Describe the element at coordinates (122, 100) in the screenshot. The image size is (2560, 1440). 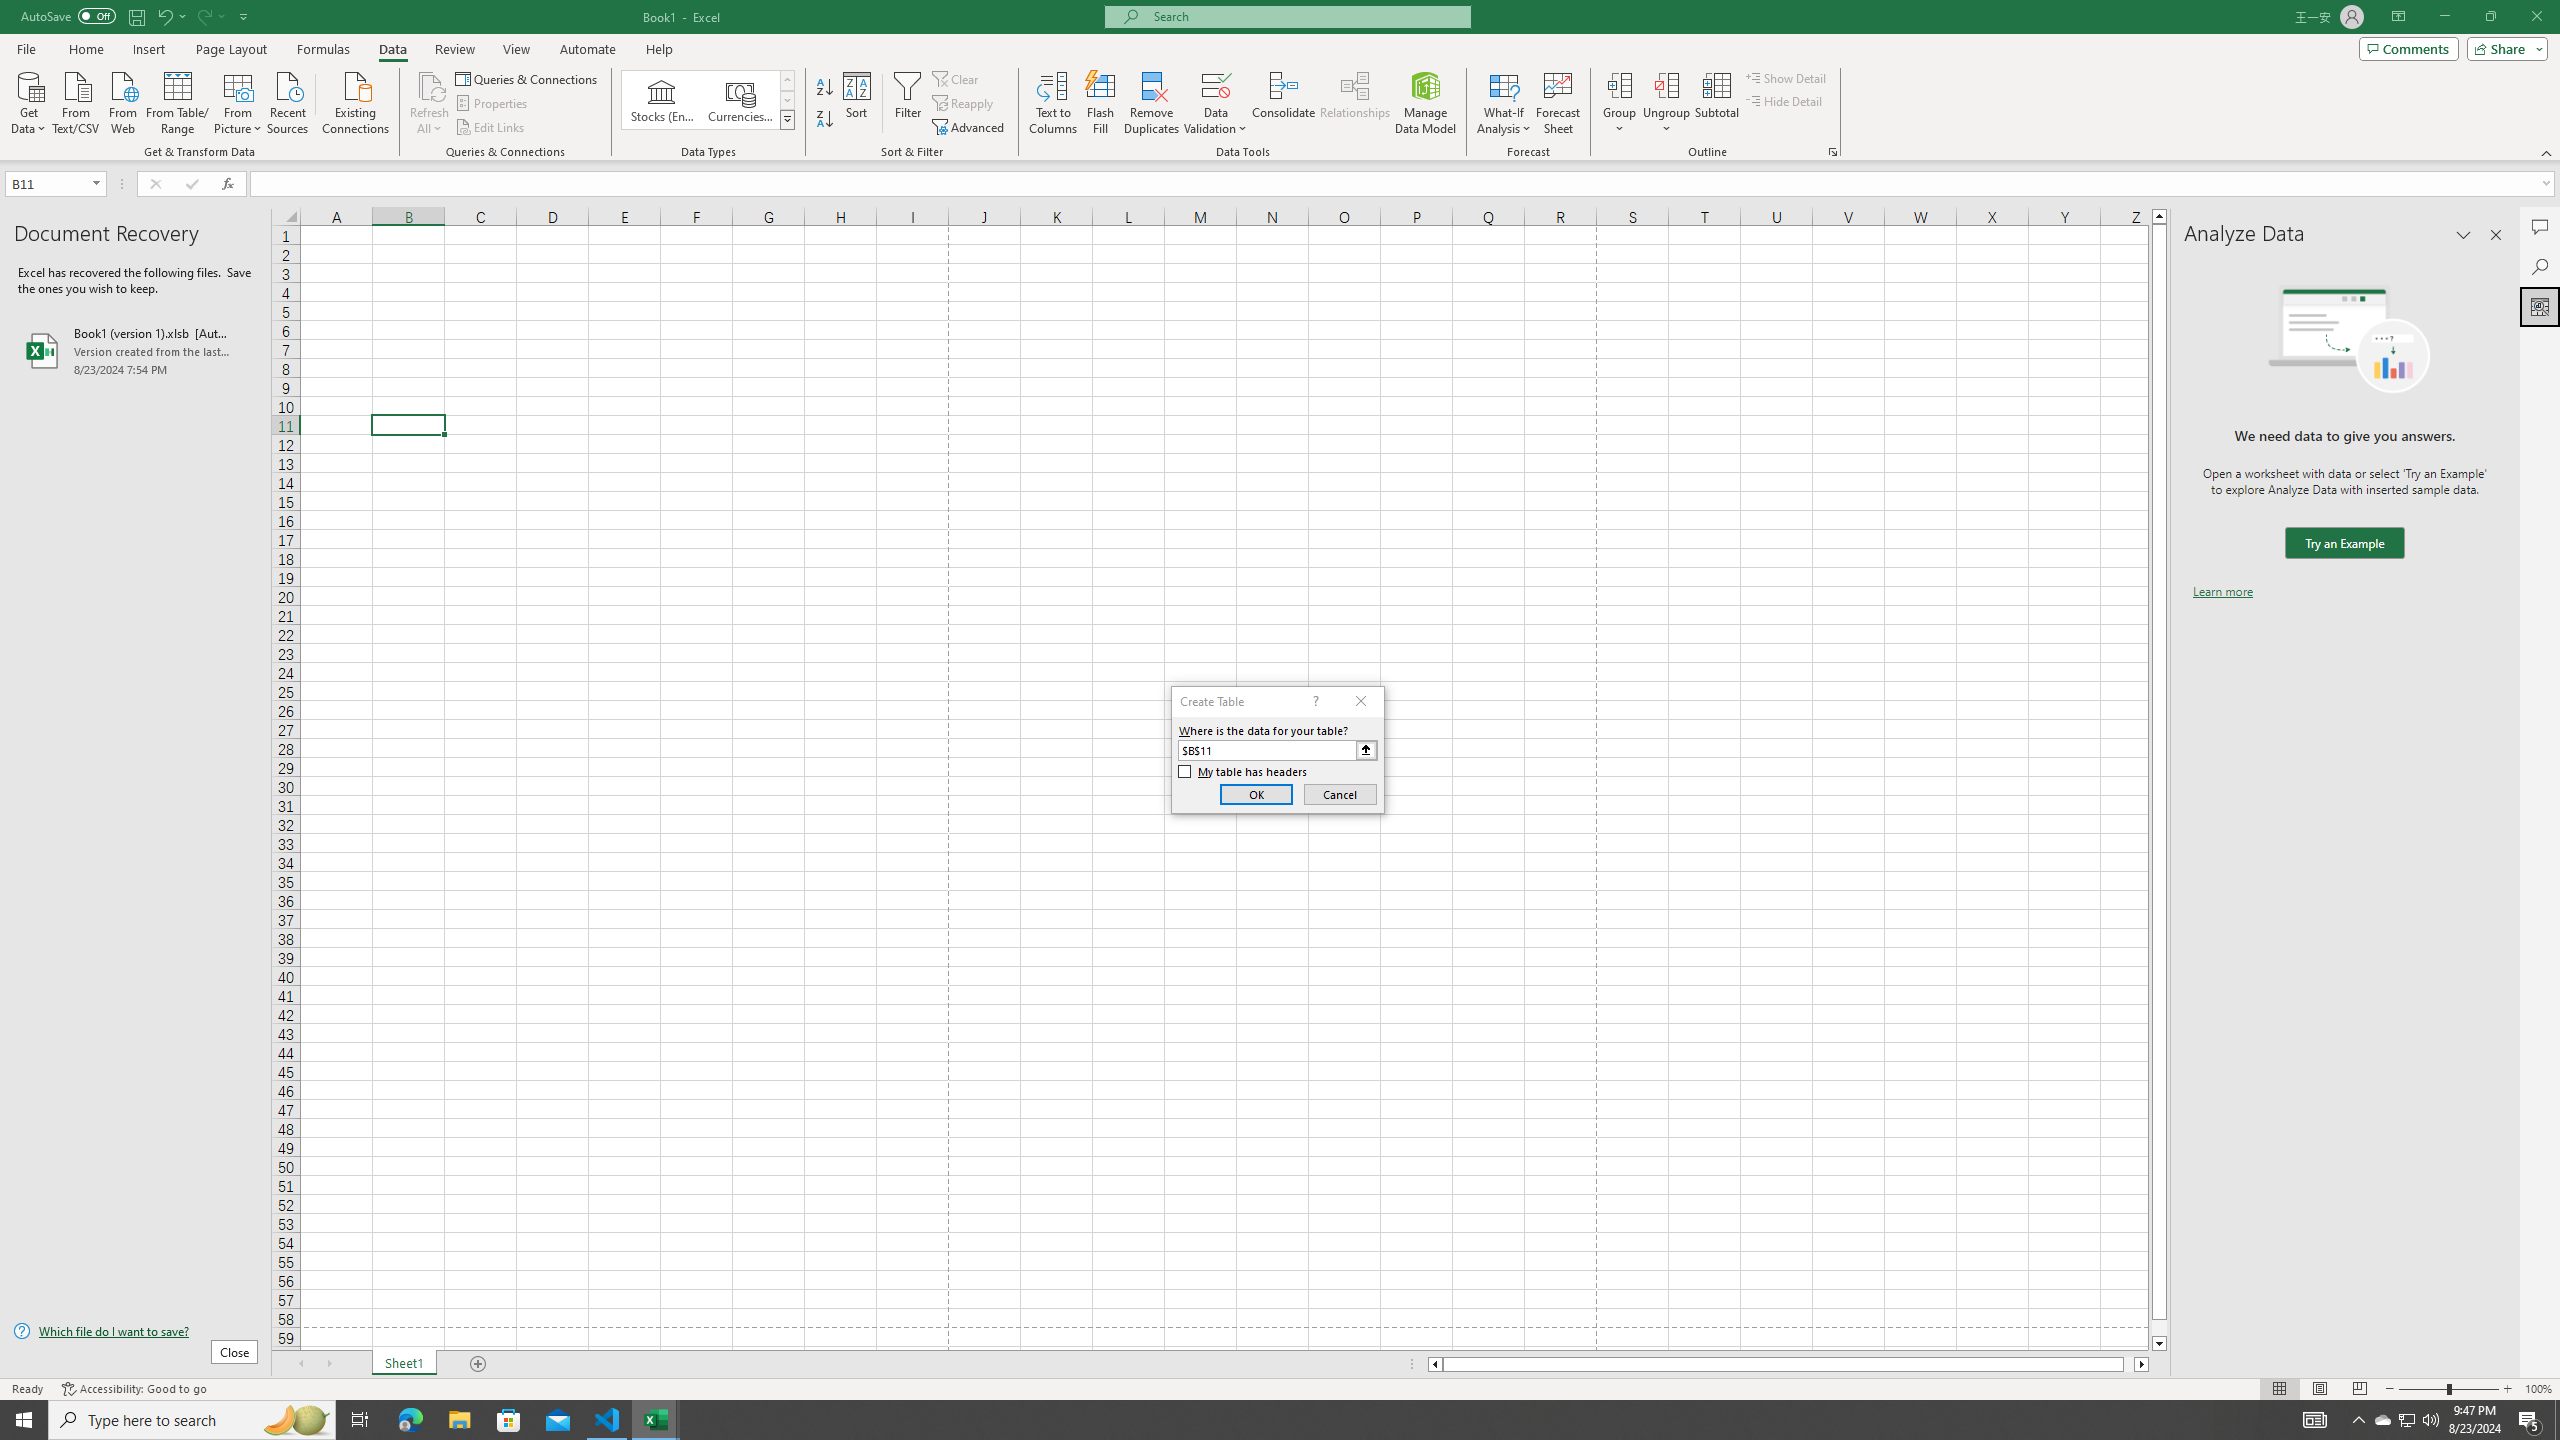
I see `'From Web'` at that location.